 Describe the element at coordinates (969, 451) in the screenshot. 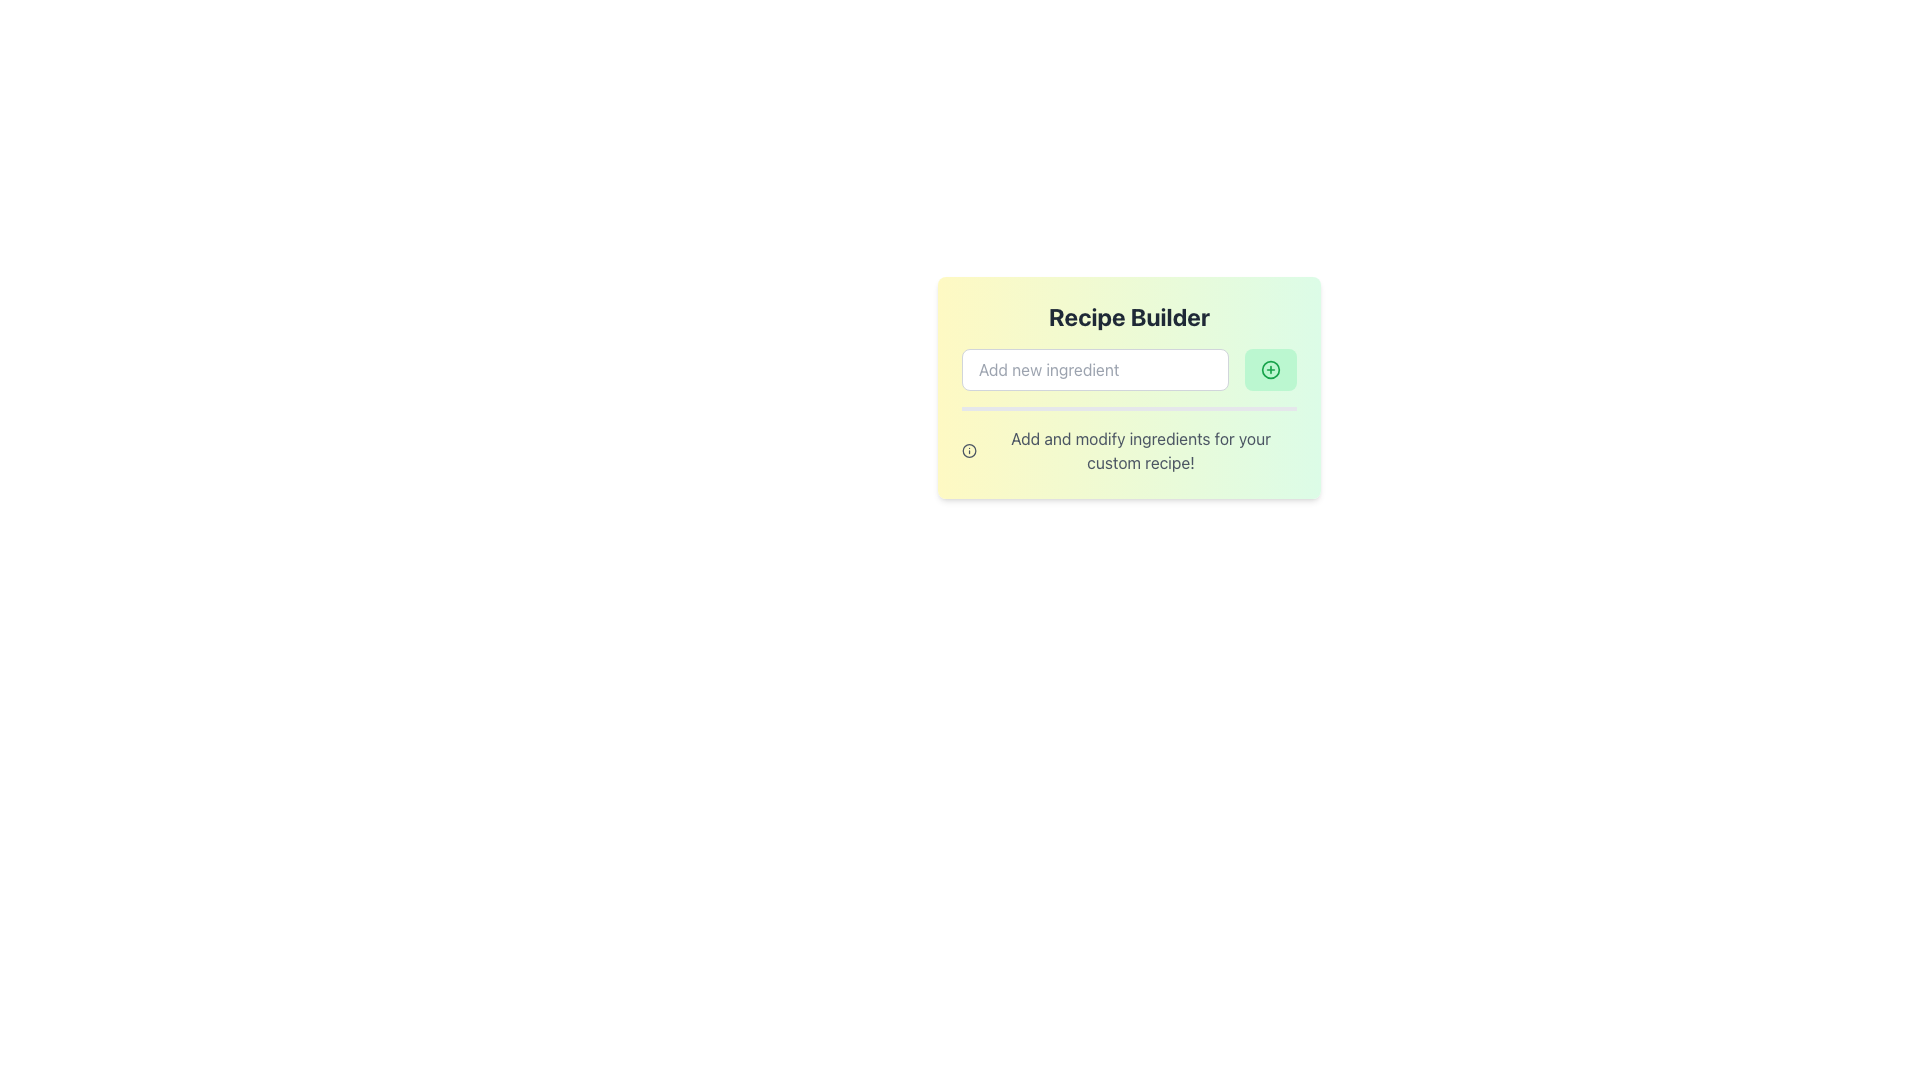

I see `the outermost circular component of the 'info' icon located in the lower-left corner of the 'Recipe Builder' card` at that location.